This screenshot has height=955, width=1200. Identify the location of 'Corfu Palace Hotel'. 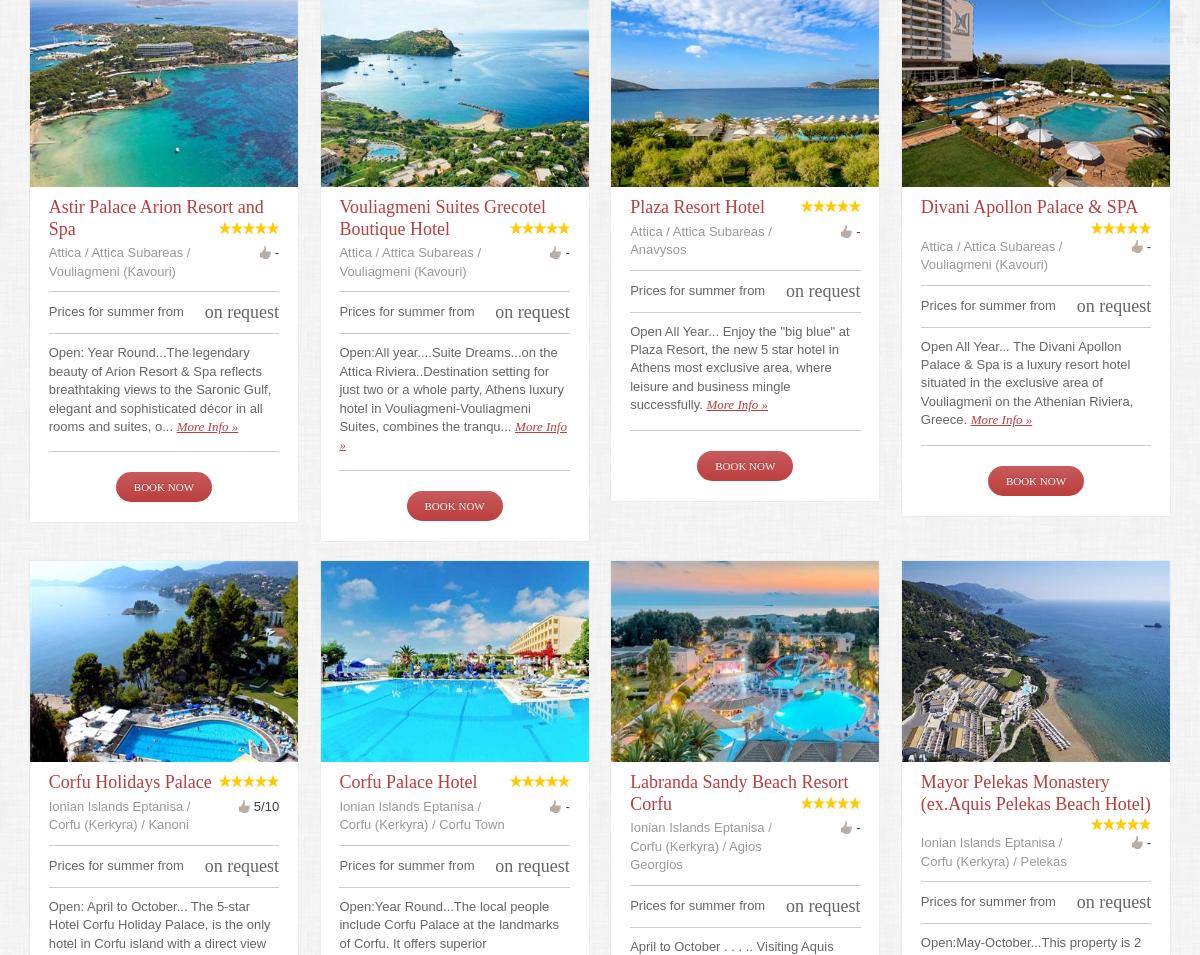
(338, 780).